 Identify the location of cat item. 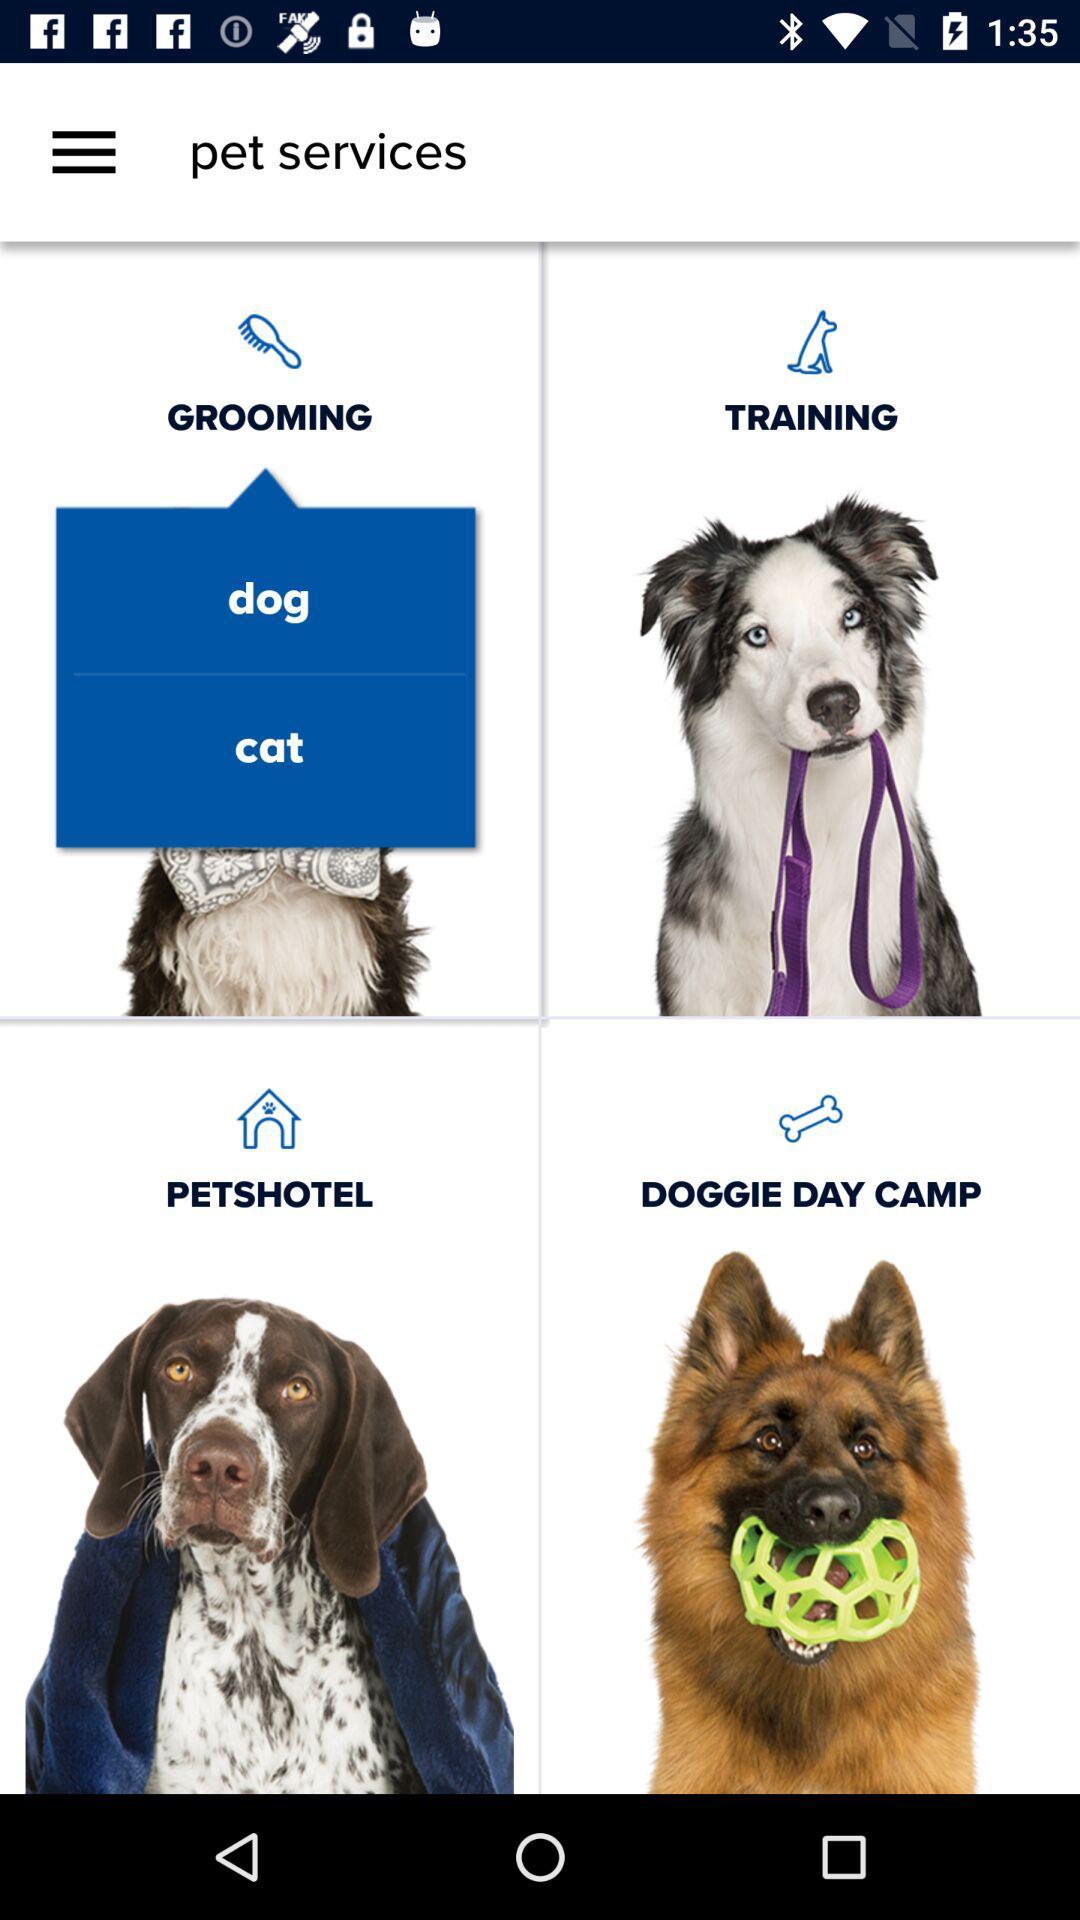
(268, 747).